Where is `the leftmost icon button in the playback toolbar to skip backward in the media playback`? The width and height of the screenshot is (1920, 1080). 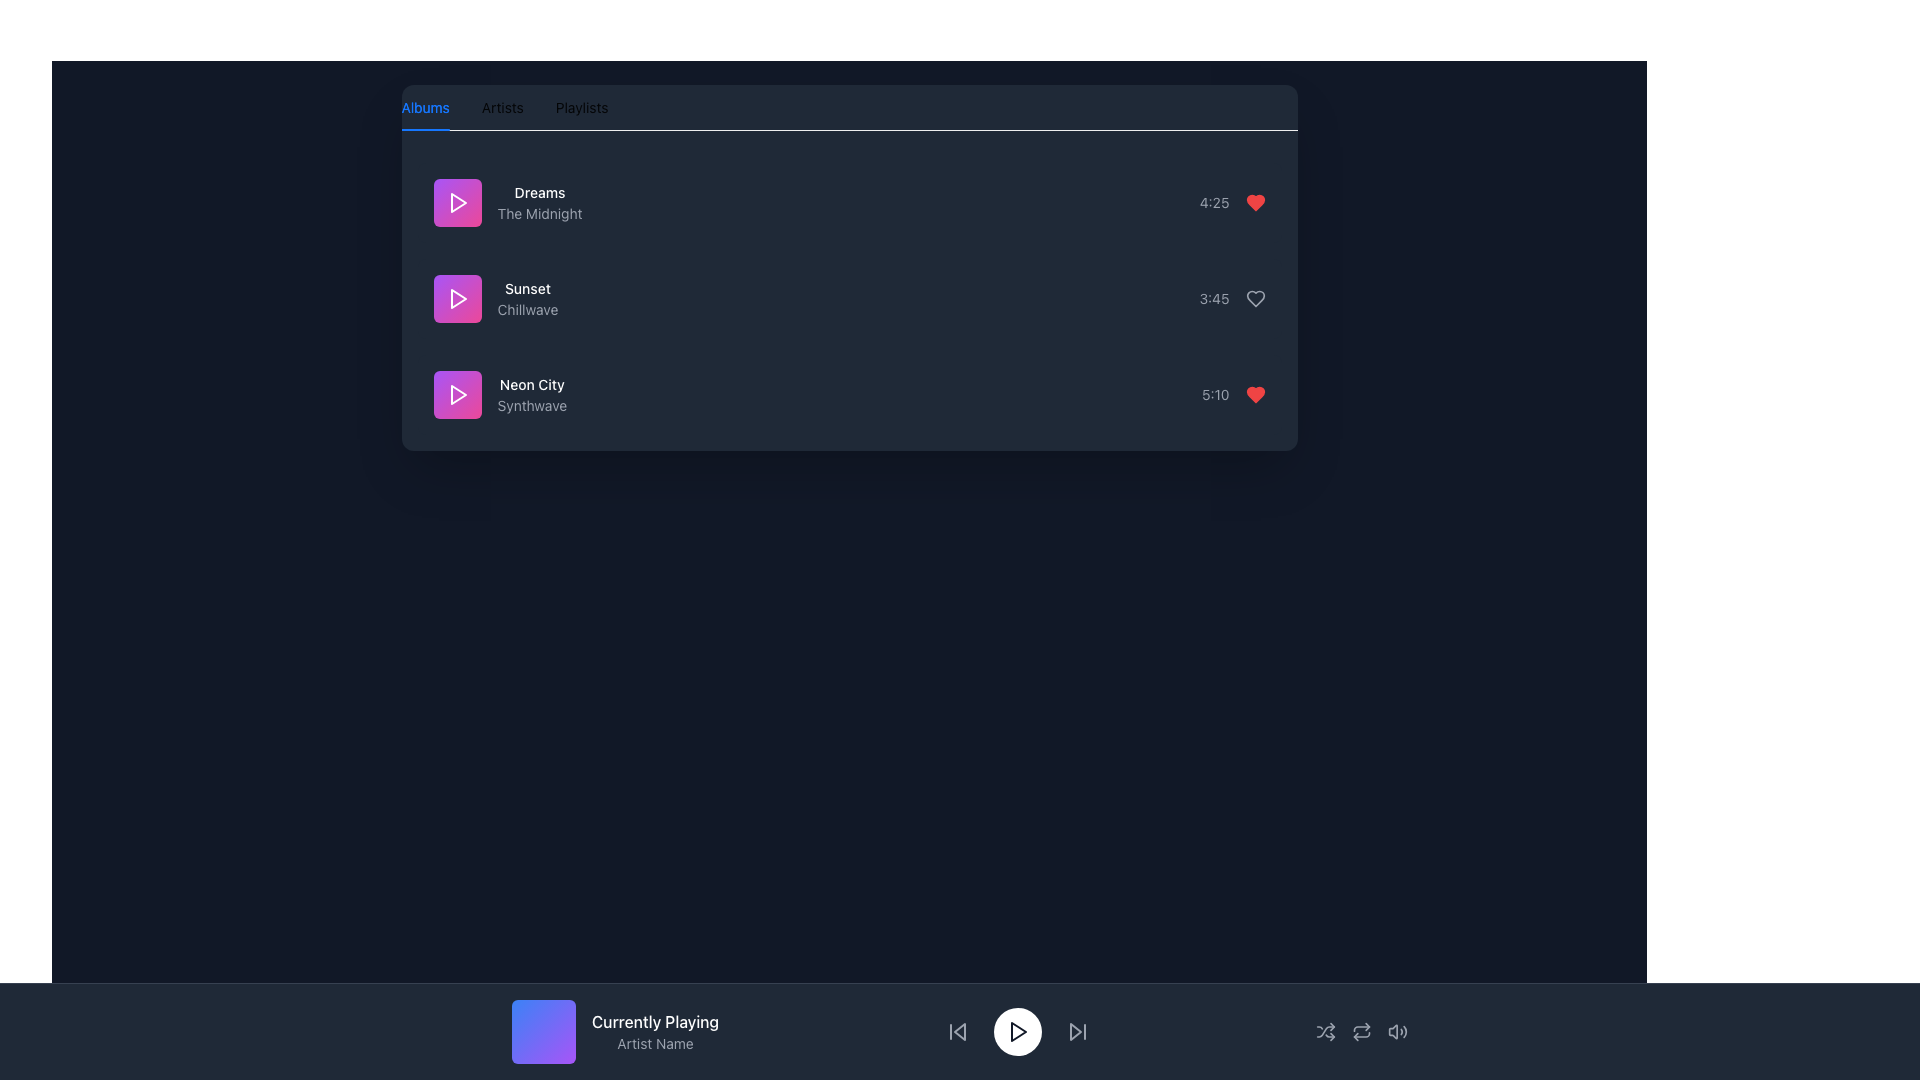
the leftmost icon button in the playback toolbar to skip backward in the media playback is located at coordinates (958, 1032).